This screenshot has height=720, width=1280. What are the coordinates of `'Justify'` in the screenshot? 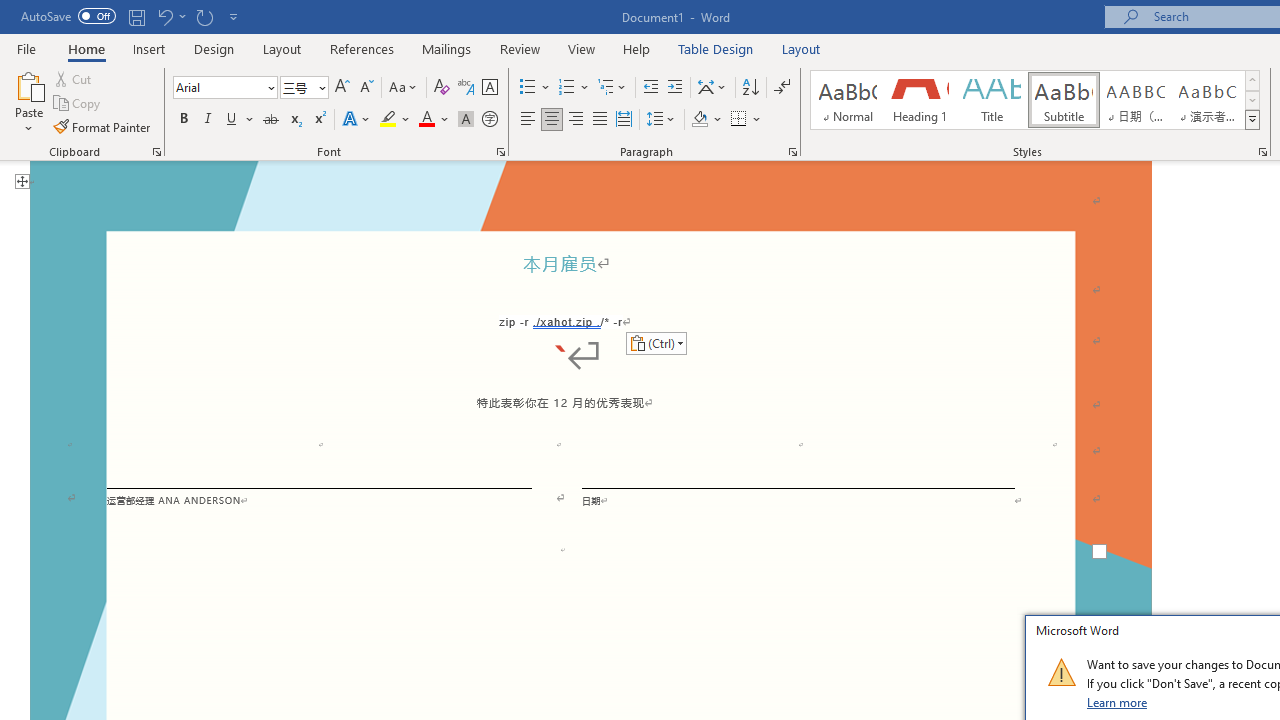 It's located at (598, 119).